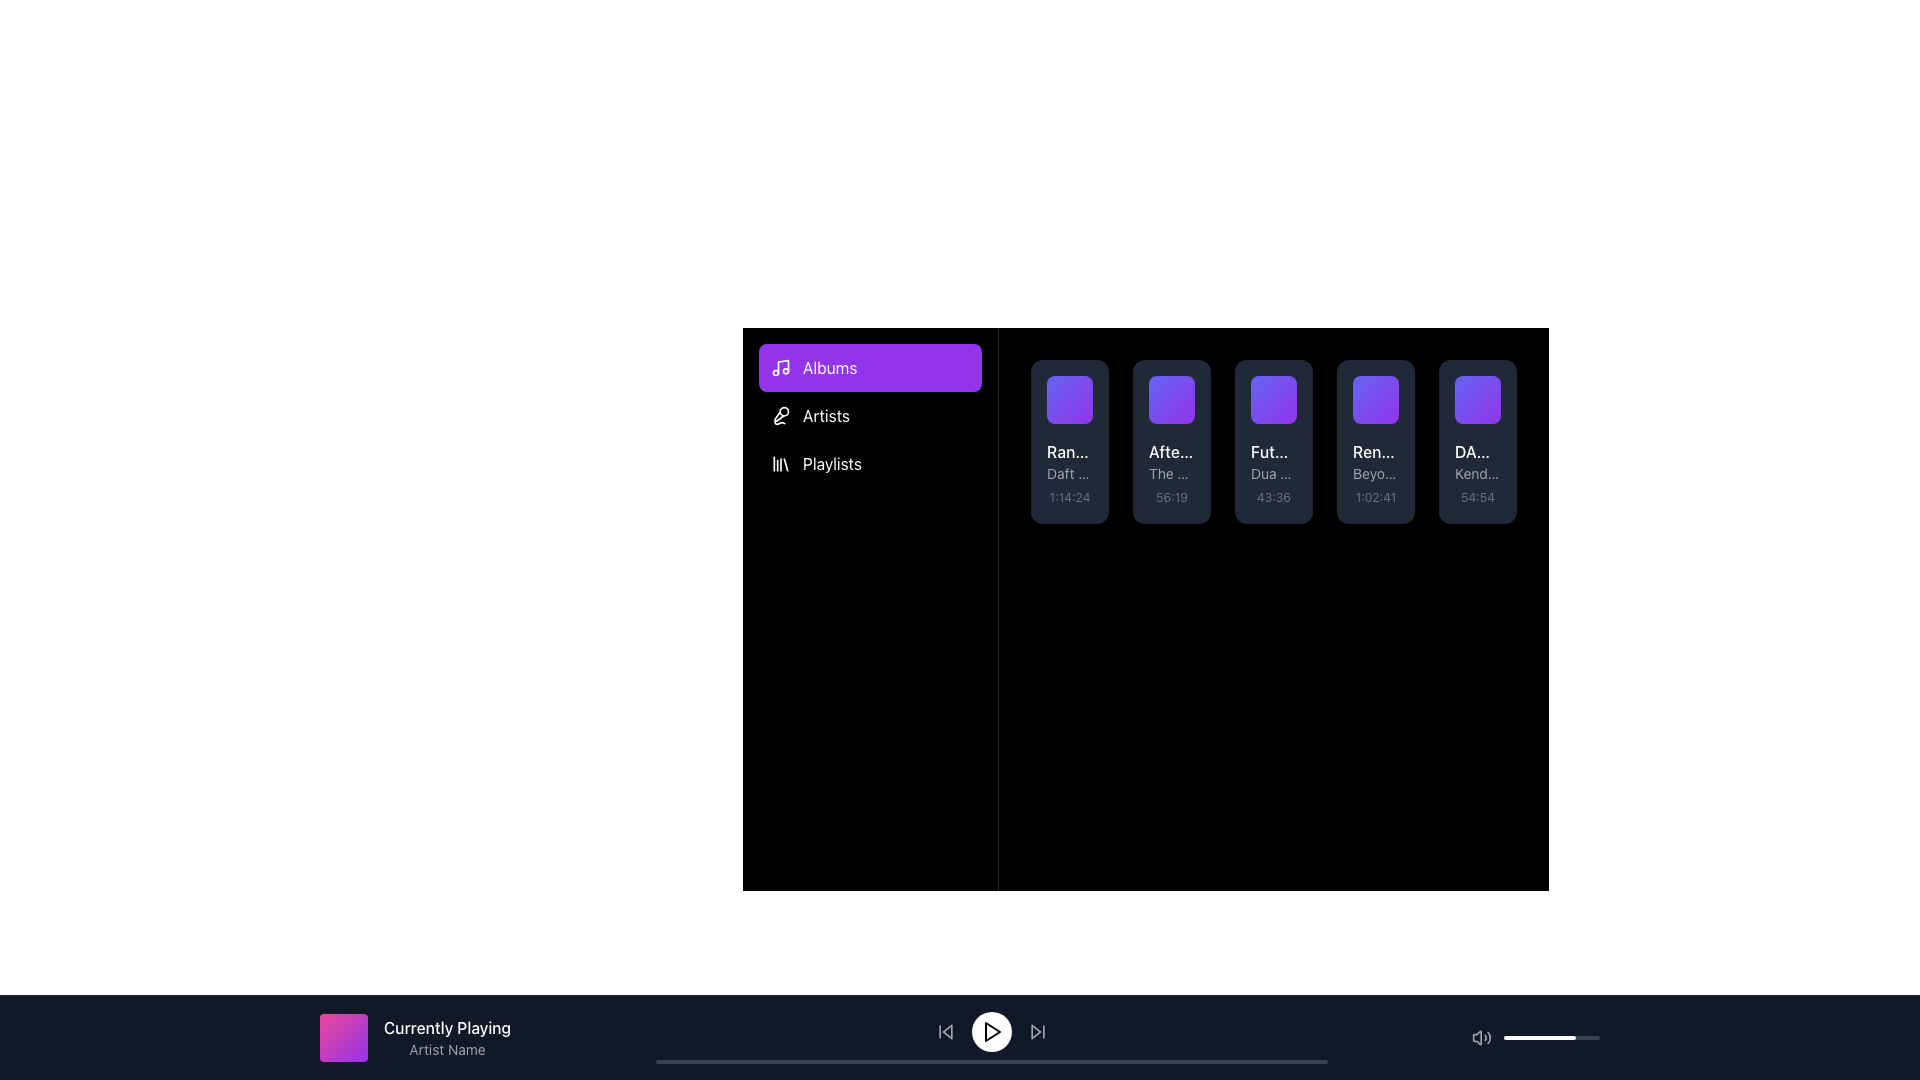 Image resolution: width=1920 pixels, height=1080 pixels. I want to click on the horizontal progress bar located at the bottom section of the application interface to change the playback position, so click(991, 1060).